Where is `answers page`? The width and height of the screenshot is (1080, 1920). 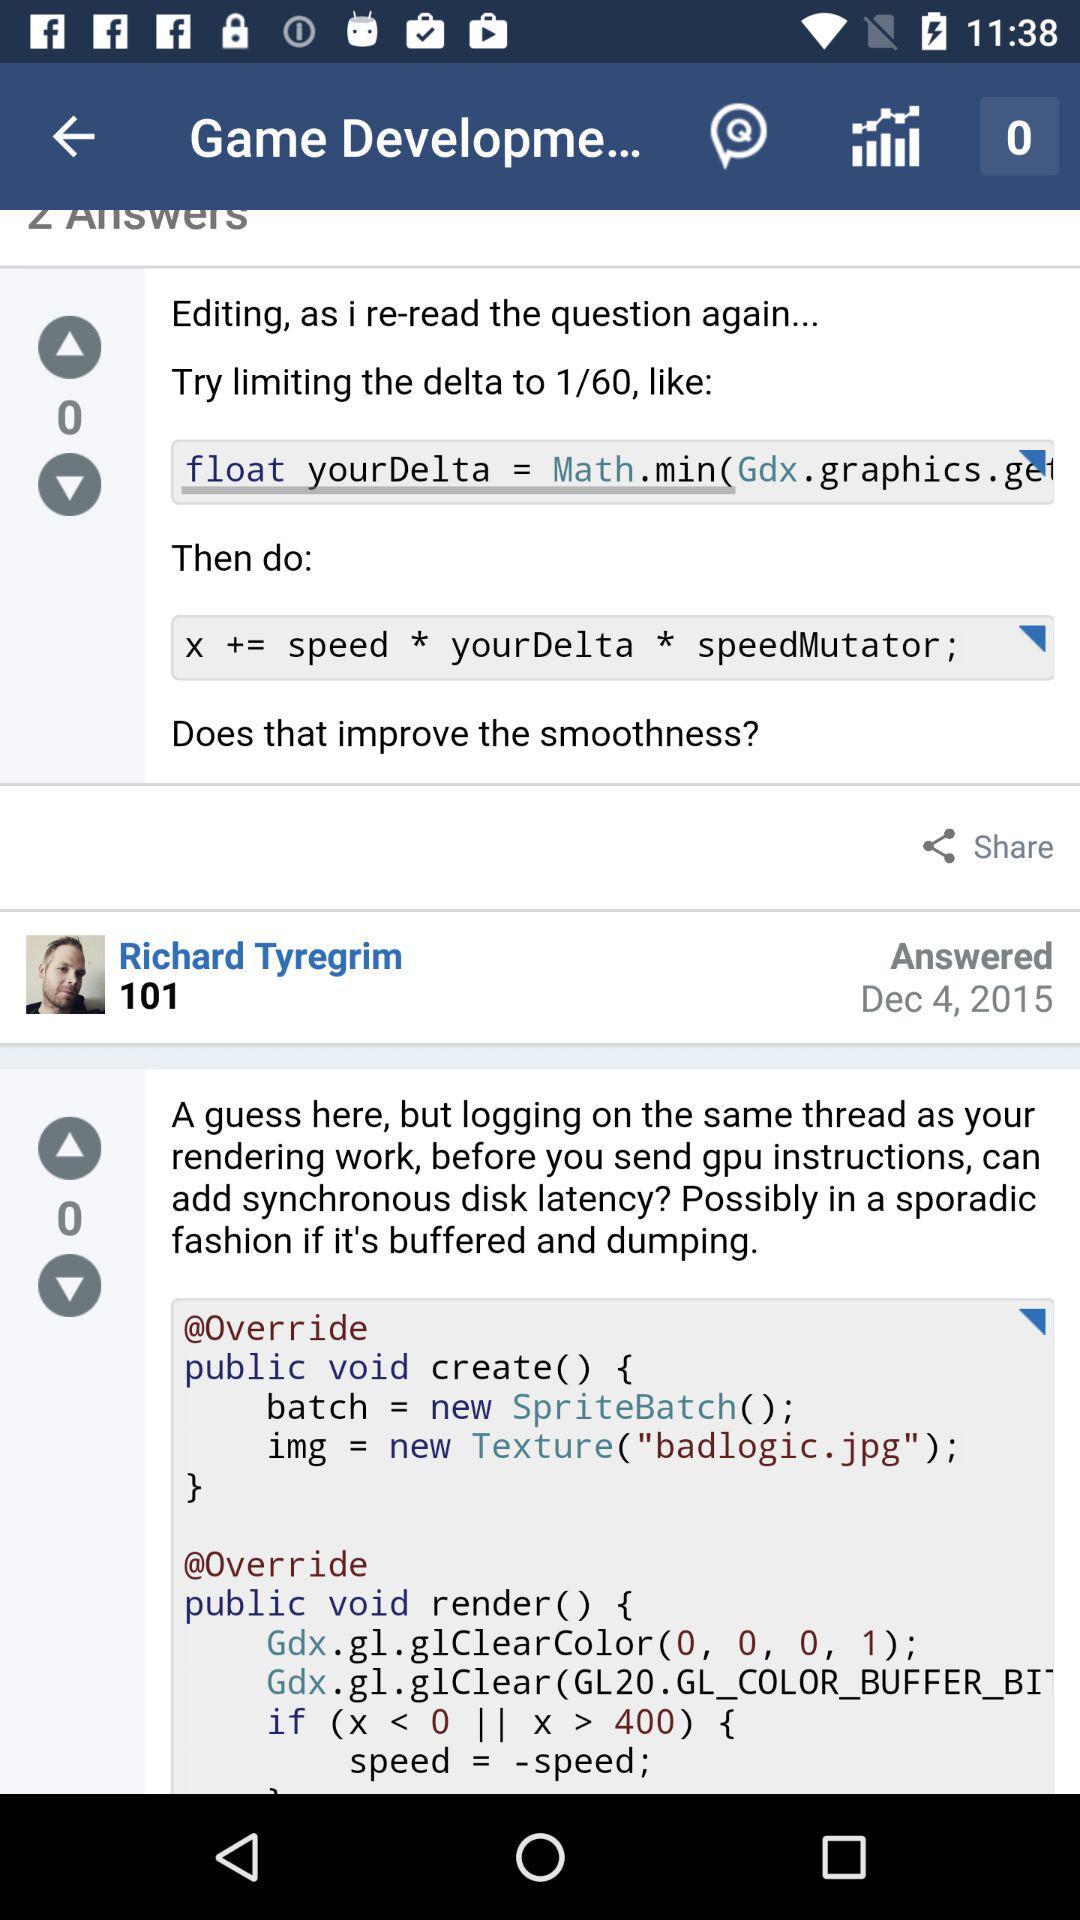 answers page is located at coordinates (611, 538).